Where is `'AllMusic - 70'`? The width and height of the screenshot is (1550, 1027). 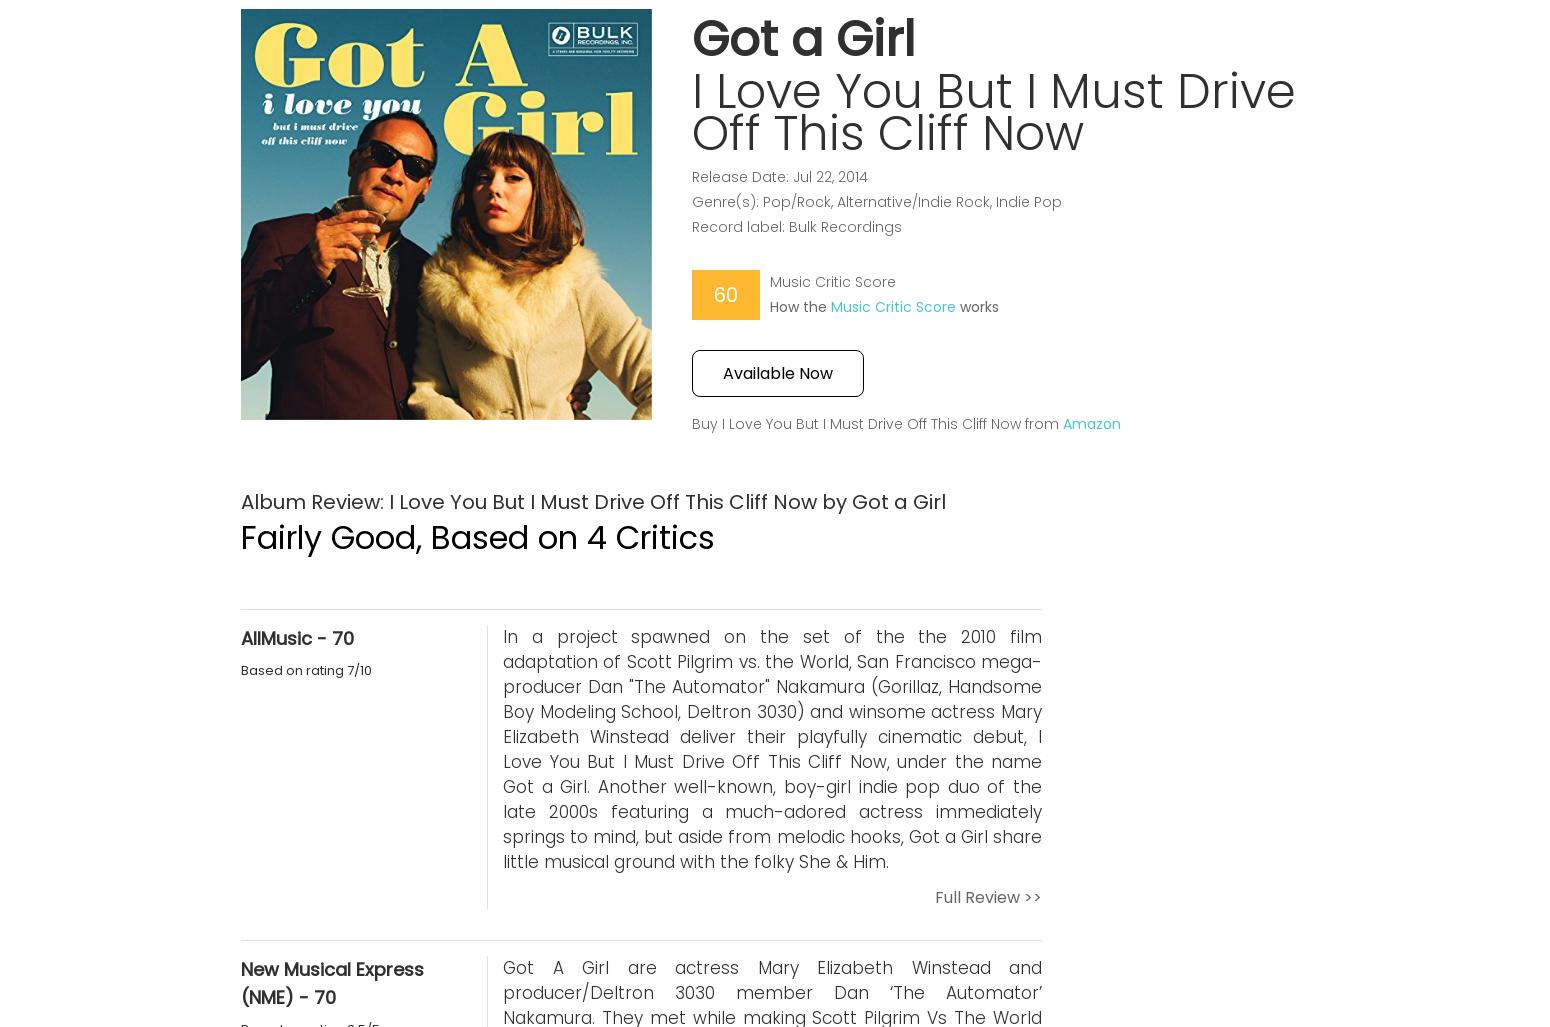 'AllMusic - 70' is located at coordinates (297, 636).